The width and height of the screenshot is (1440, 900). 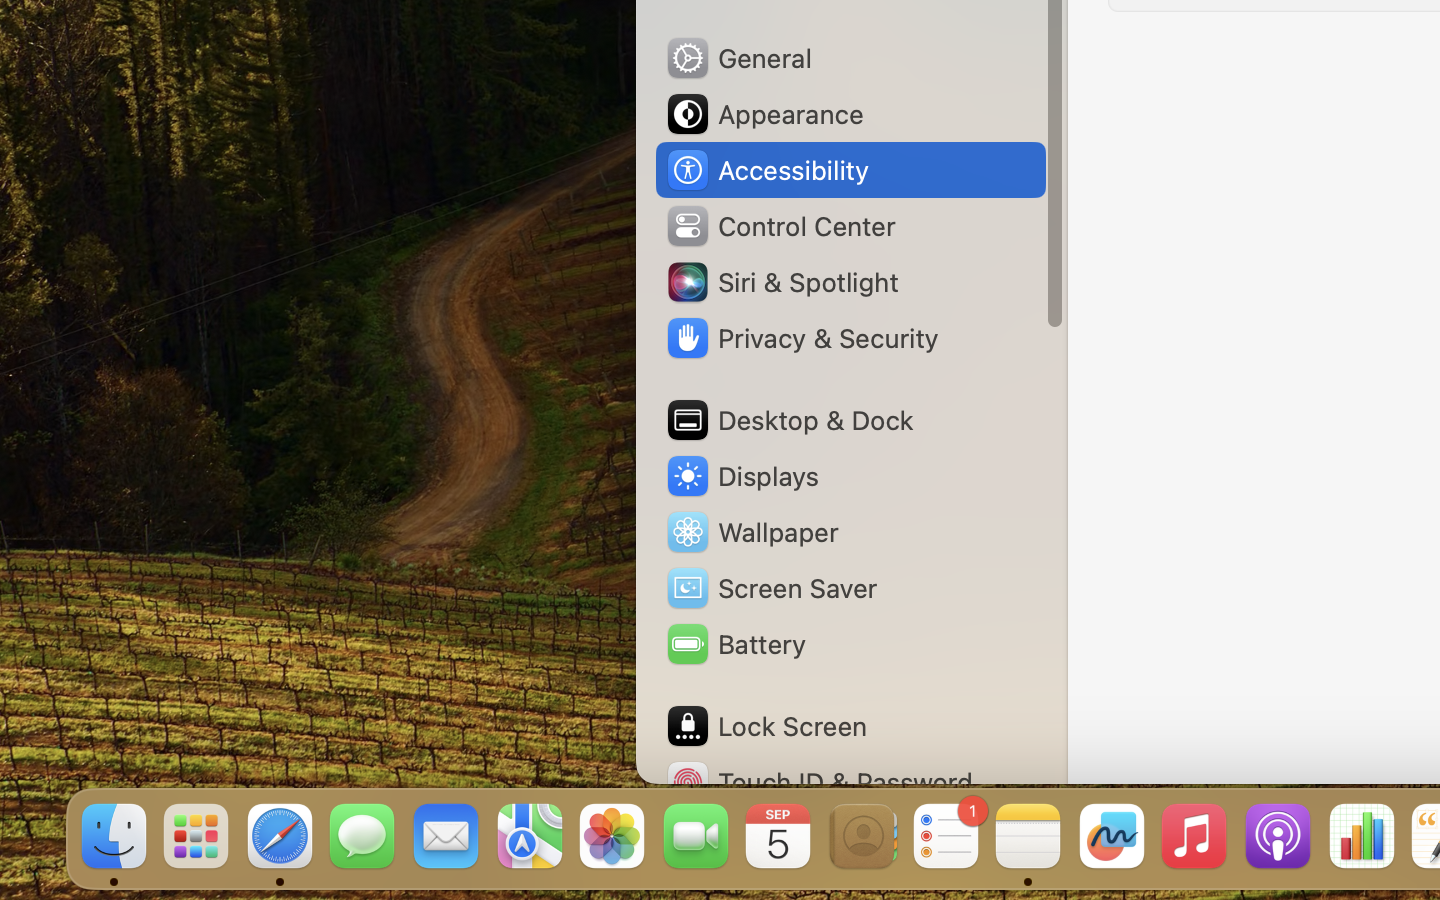 What do you see at coordinates (736, 56) in the screenshot?
I see `'General'` at bounding box center [736, 56].